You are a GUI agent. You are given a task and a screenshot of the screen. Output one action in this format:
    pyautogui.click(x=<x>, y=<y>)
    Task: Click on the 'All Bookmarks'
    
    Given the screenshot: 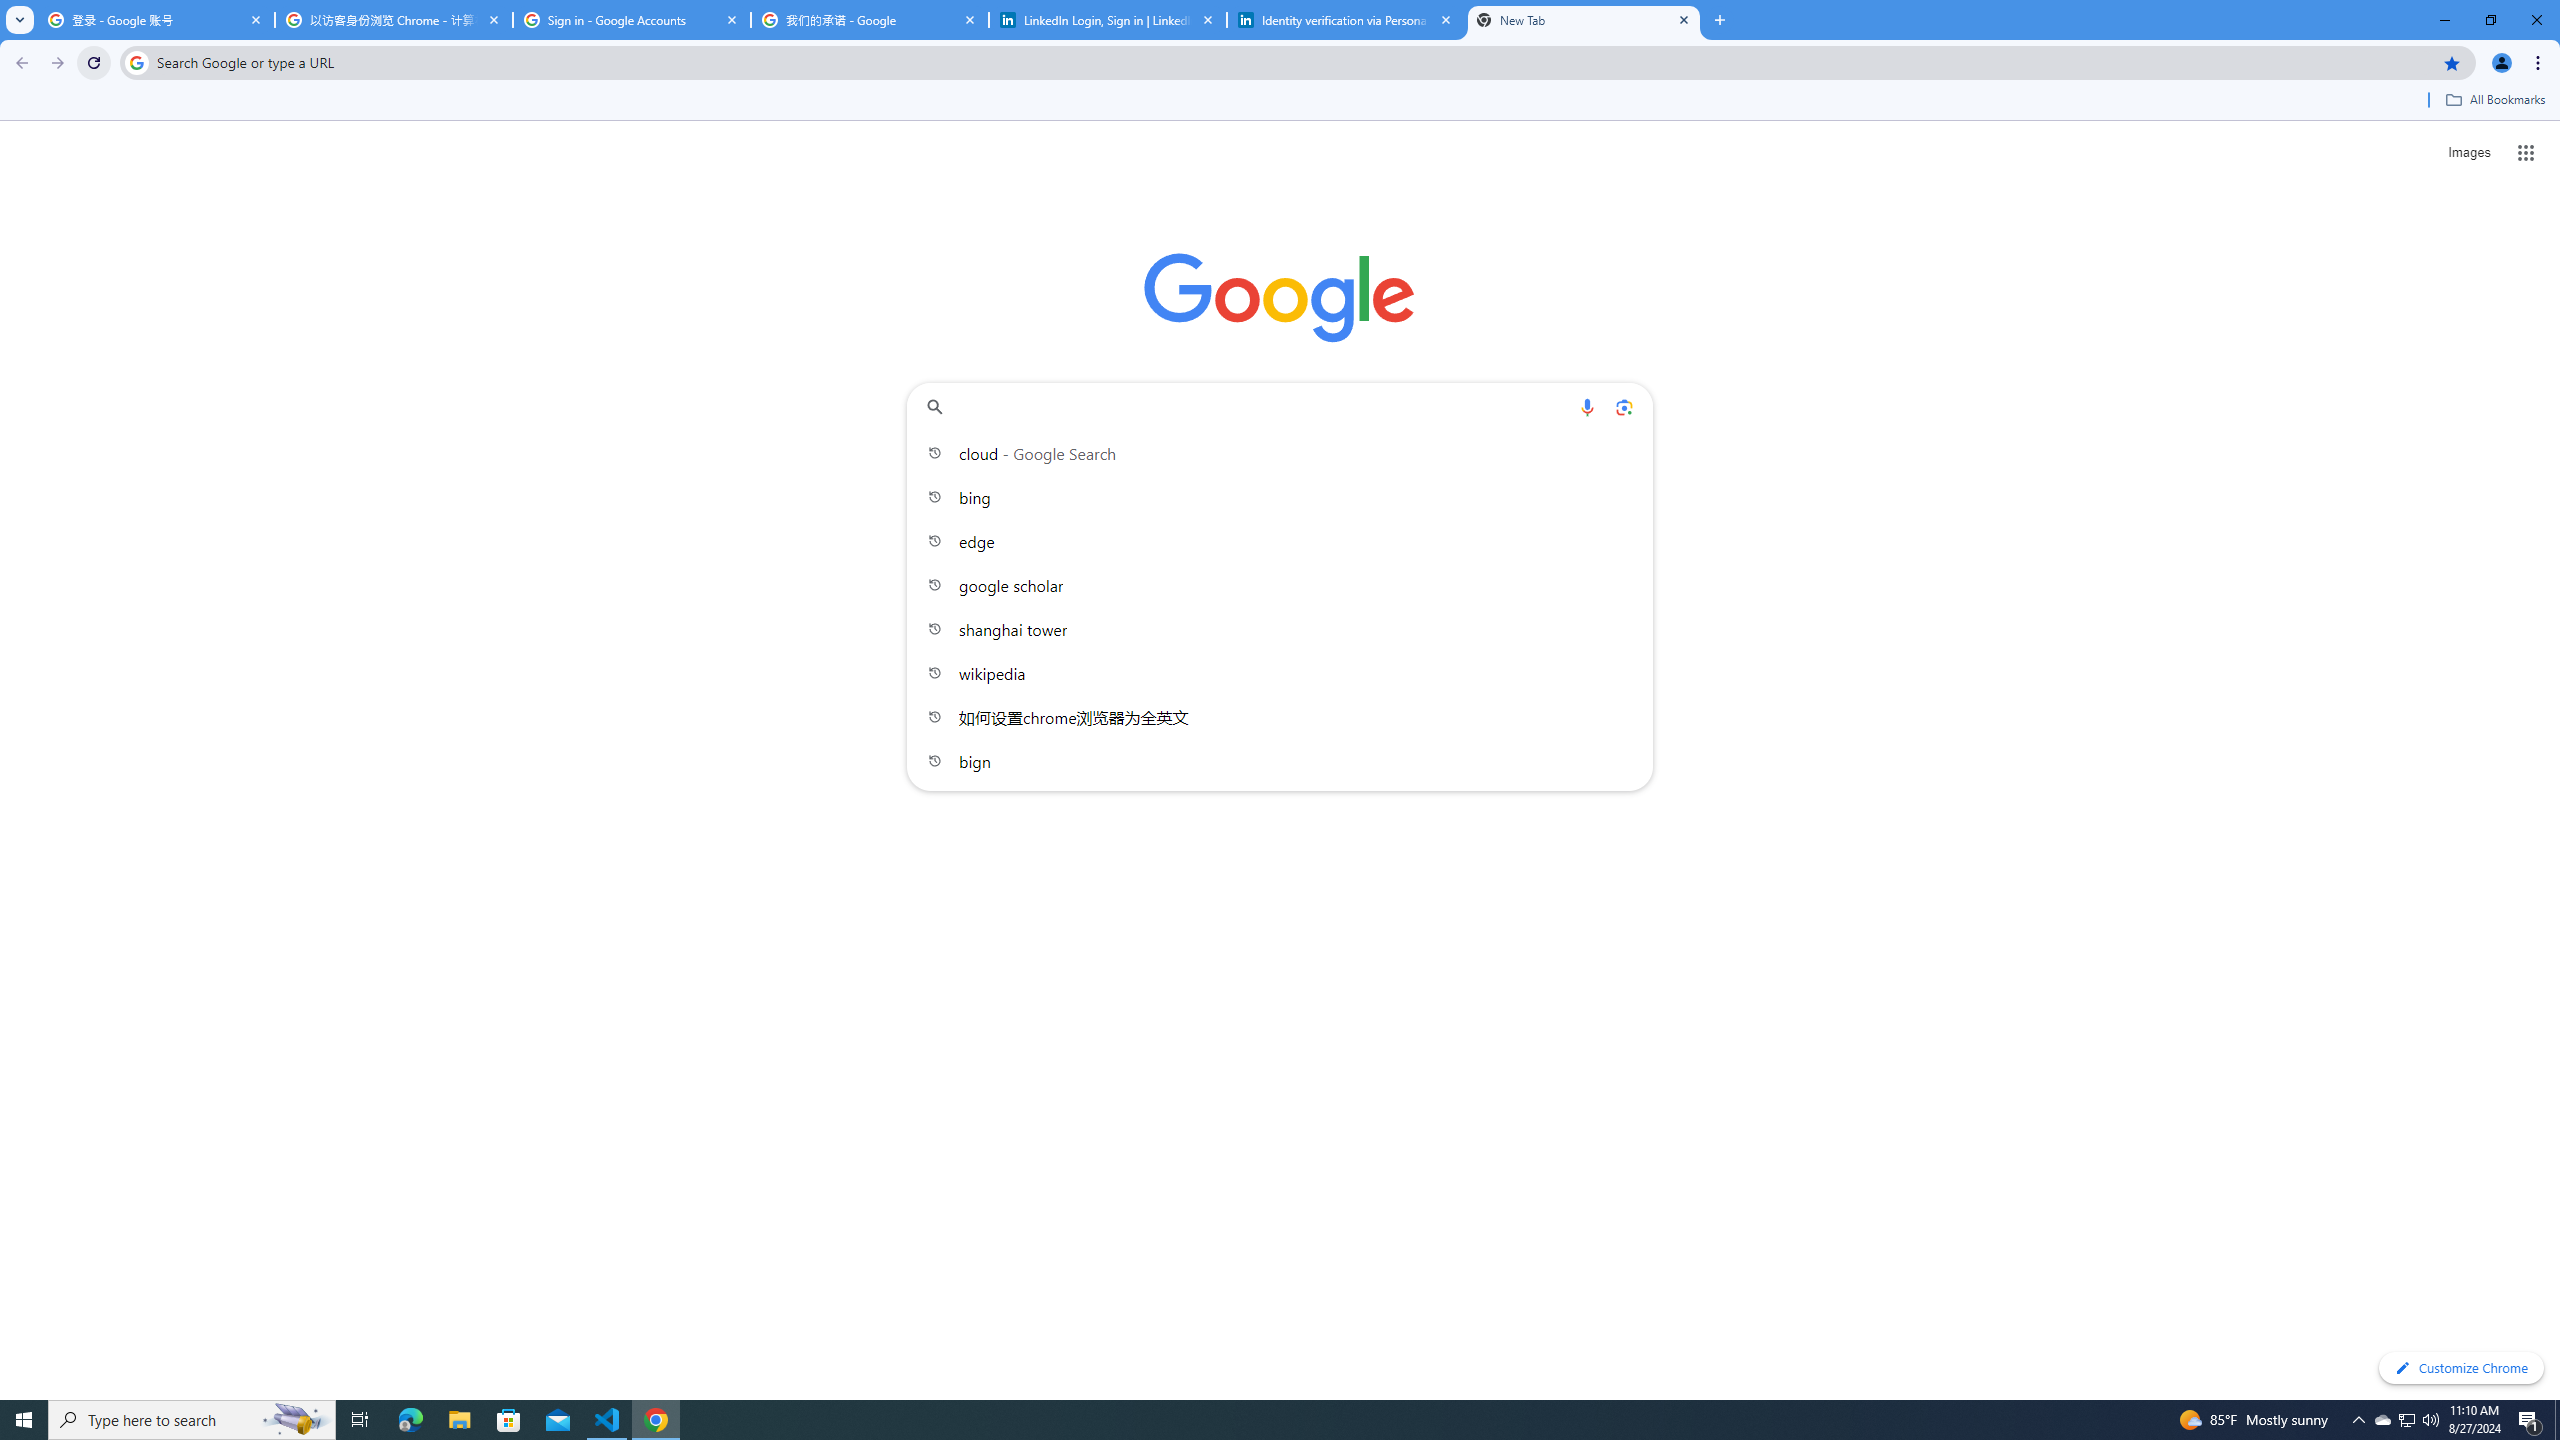 What is the action you would take?
    pyautogui.click(x=2494, y=99)
    